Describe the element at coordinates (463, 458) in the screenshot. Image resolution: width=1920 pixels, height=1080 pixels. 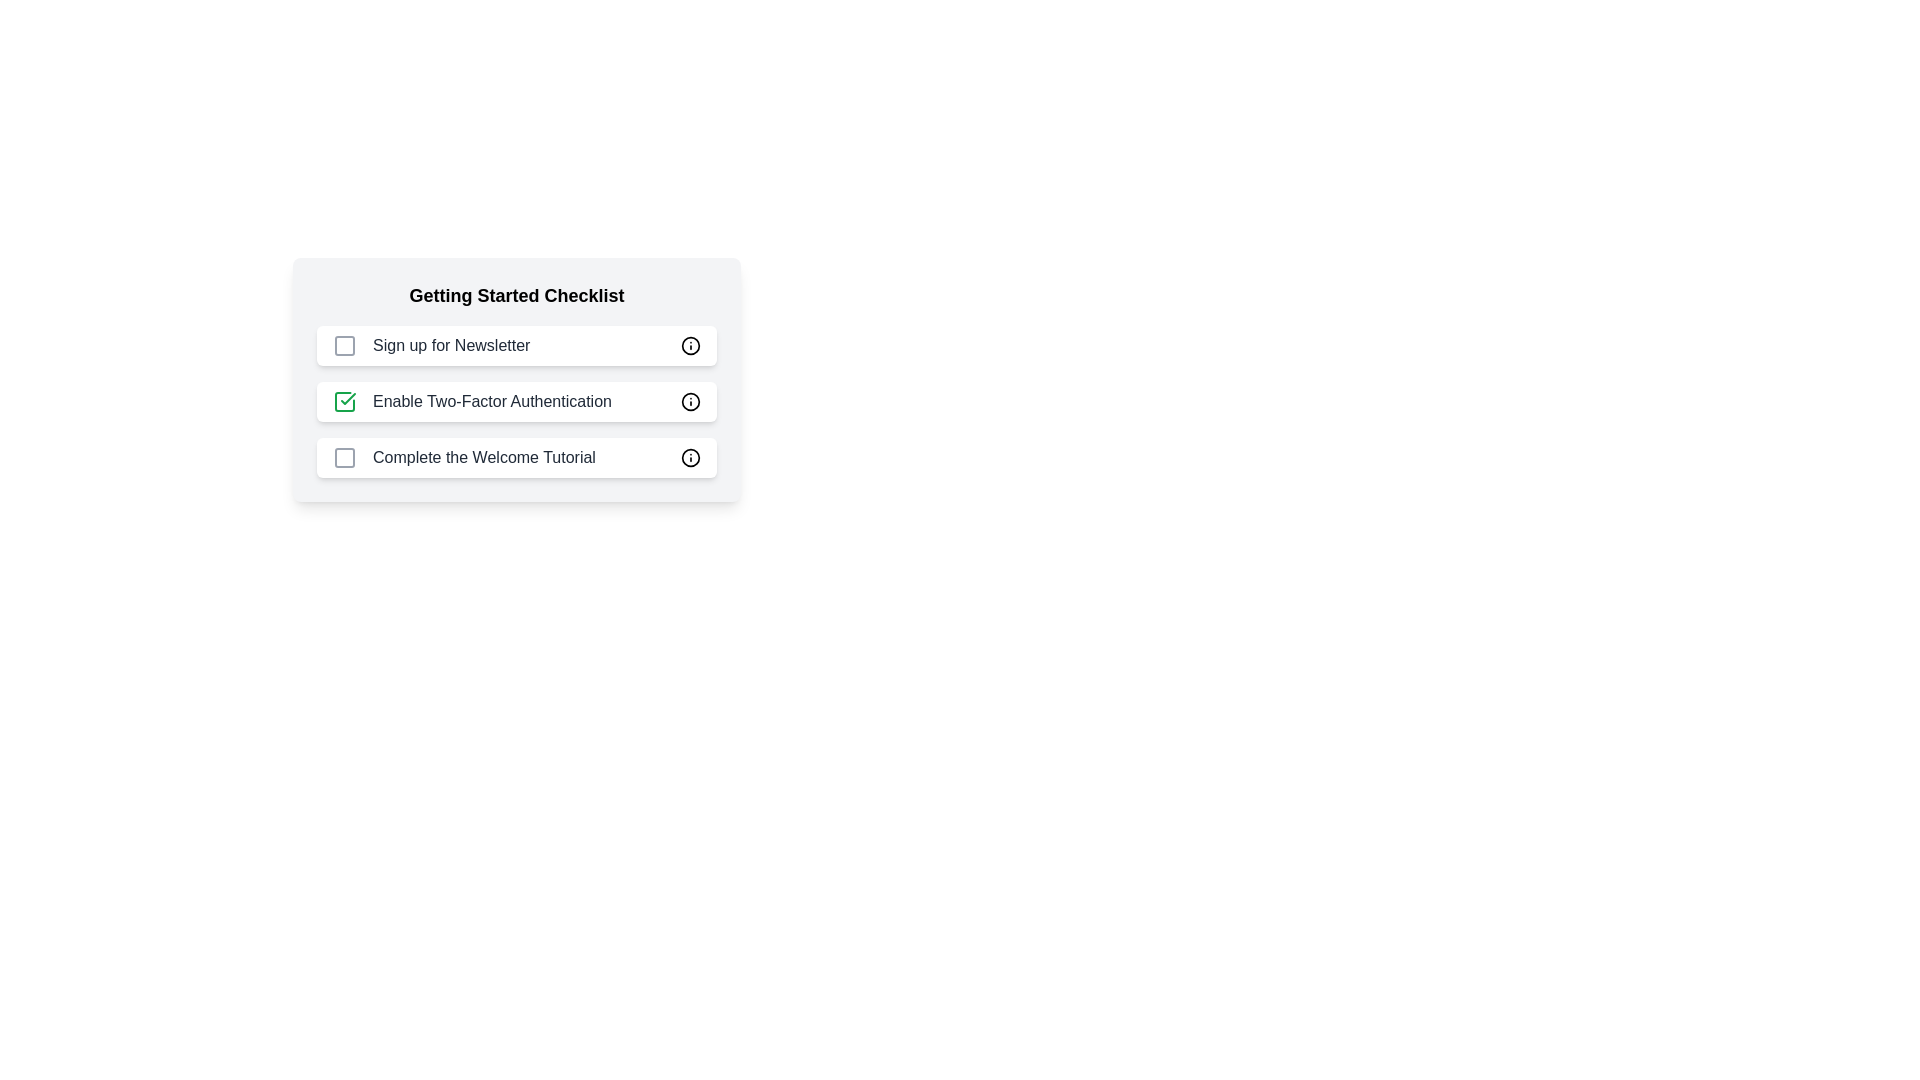
I see `the checkbox labeled 'Complete the Welcome Tutorial'` at that location.